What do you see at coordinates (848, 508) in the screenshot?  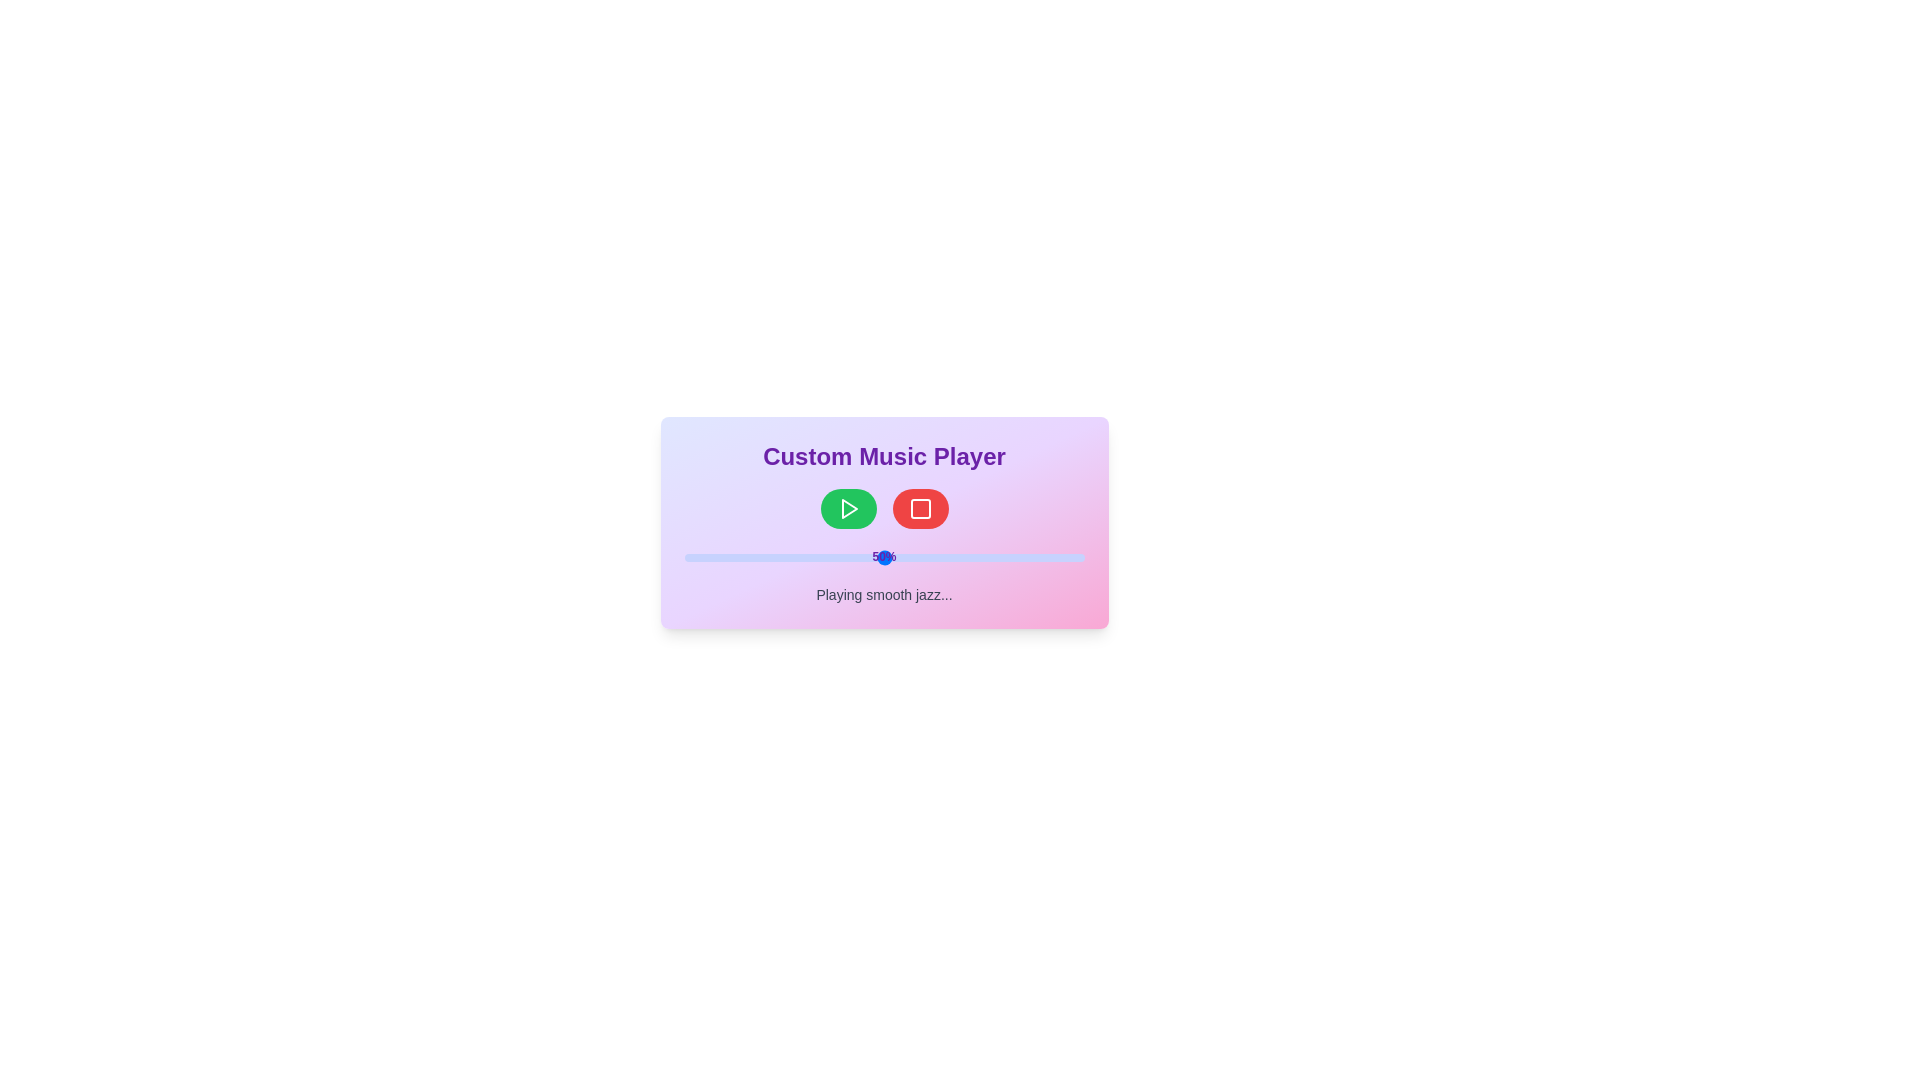 I see `the green circular button with a white triangular play icon to initiate playback` at bounding box center [848, 508].